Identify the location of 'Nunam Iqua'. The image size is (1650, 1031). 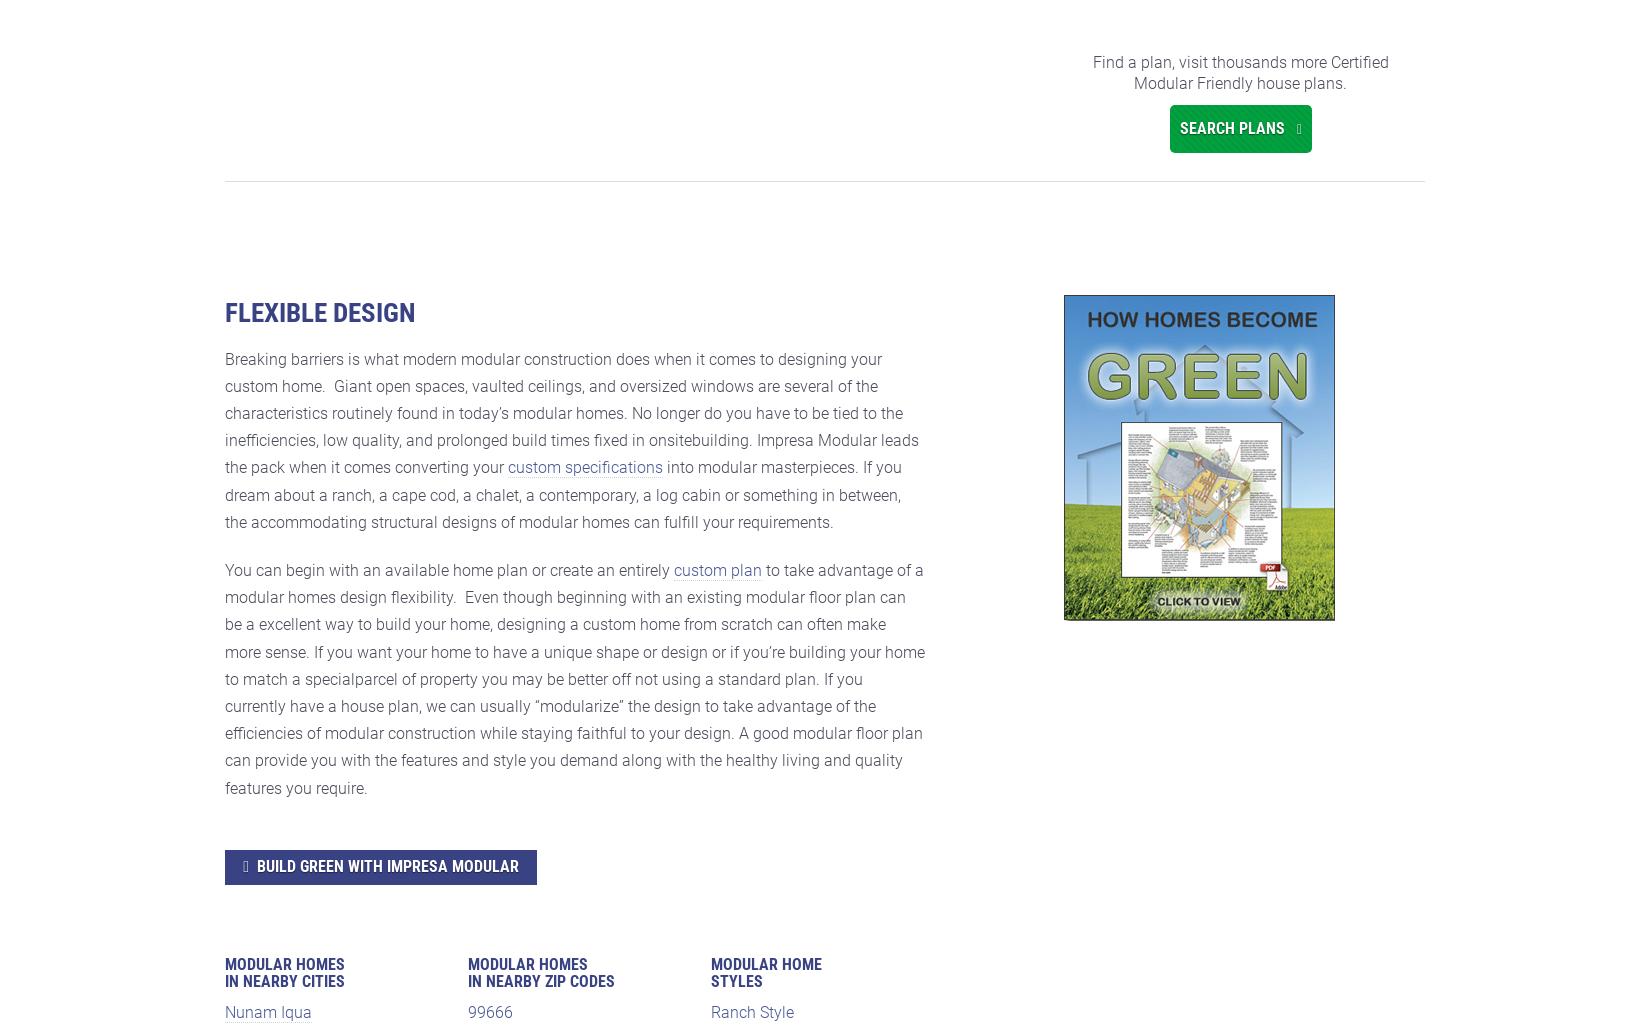
(268, 1011).